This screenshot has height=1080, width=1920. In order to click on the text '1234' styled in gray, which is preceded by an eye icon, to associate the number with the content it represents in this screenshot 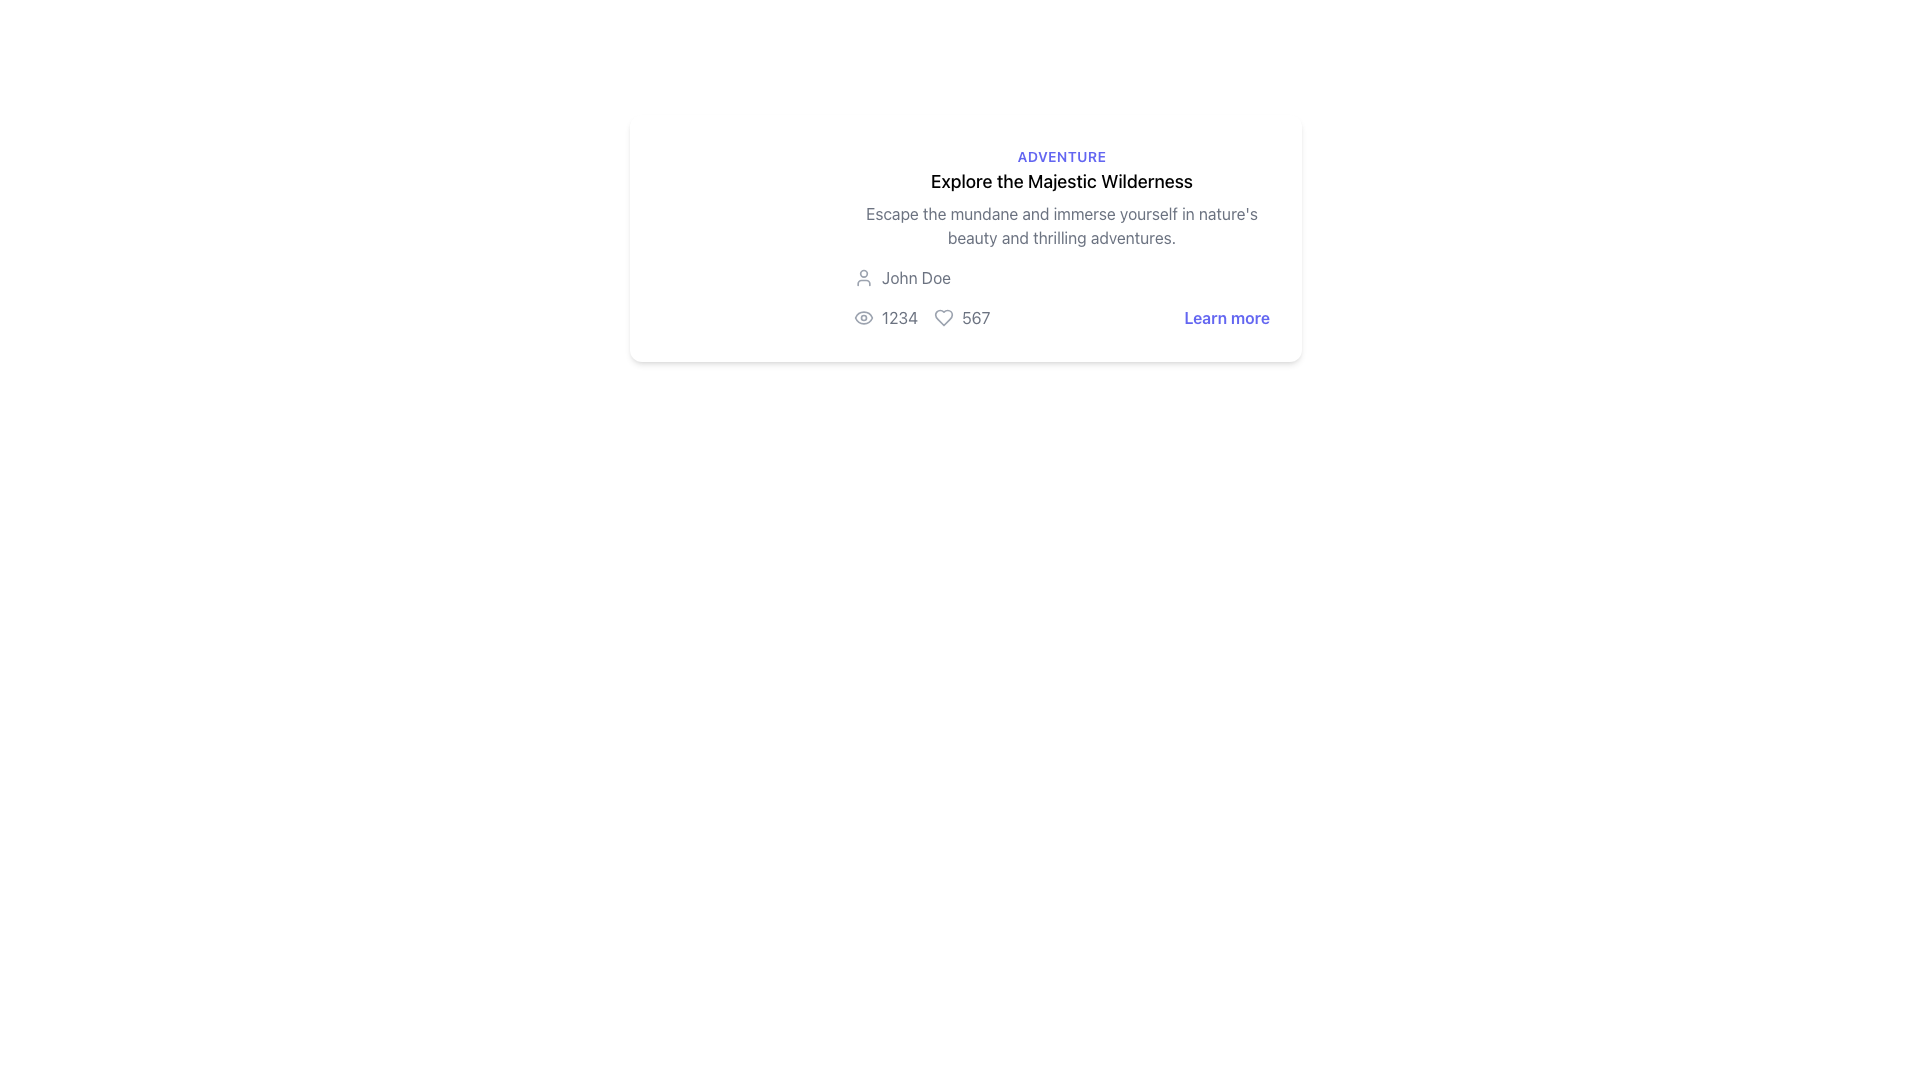, I will do `click(885, 316)`.